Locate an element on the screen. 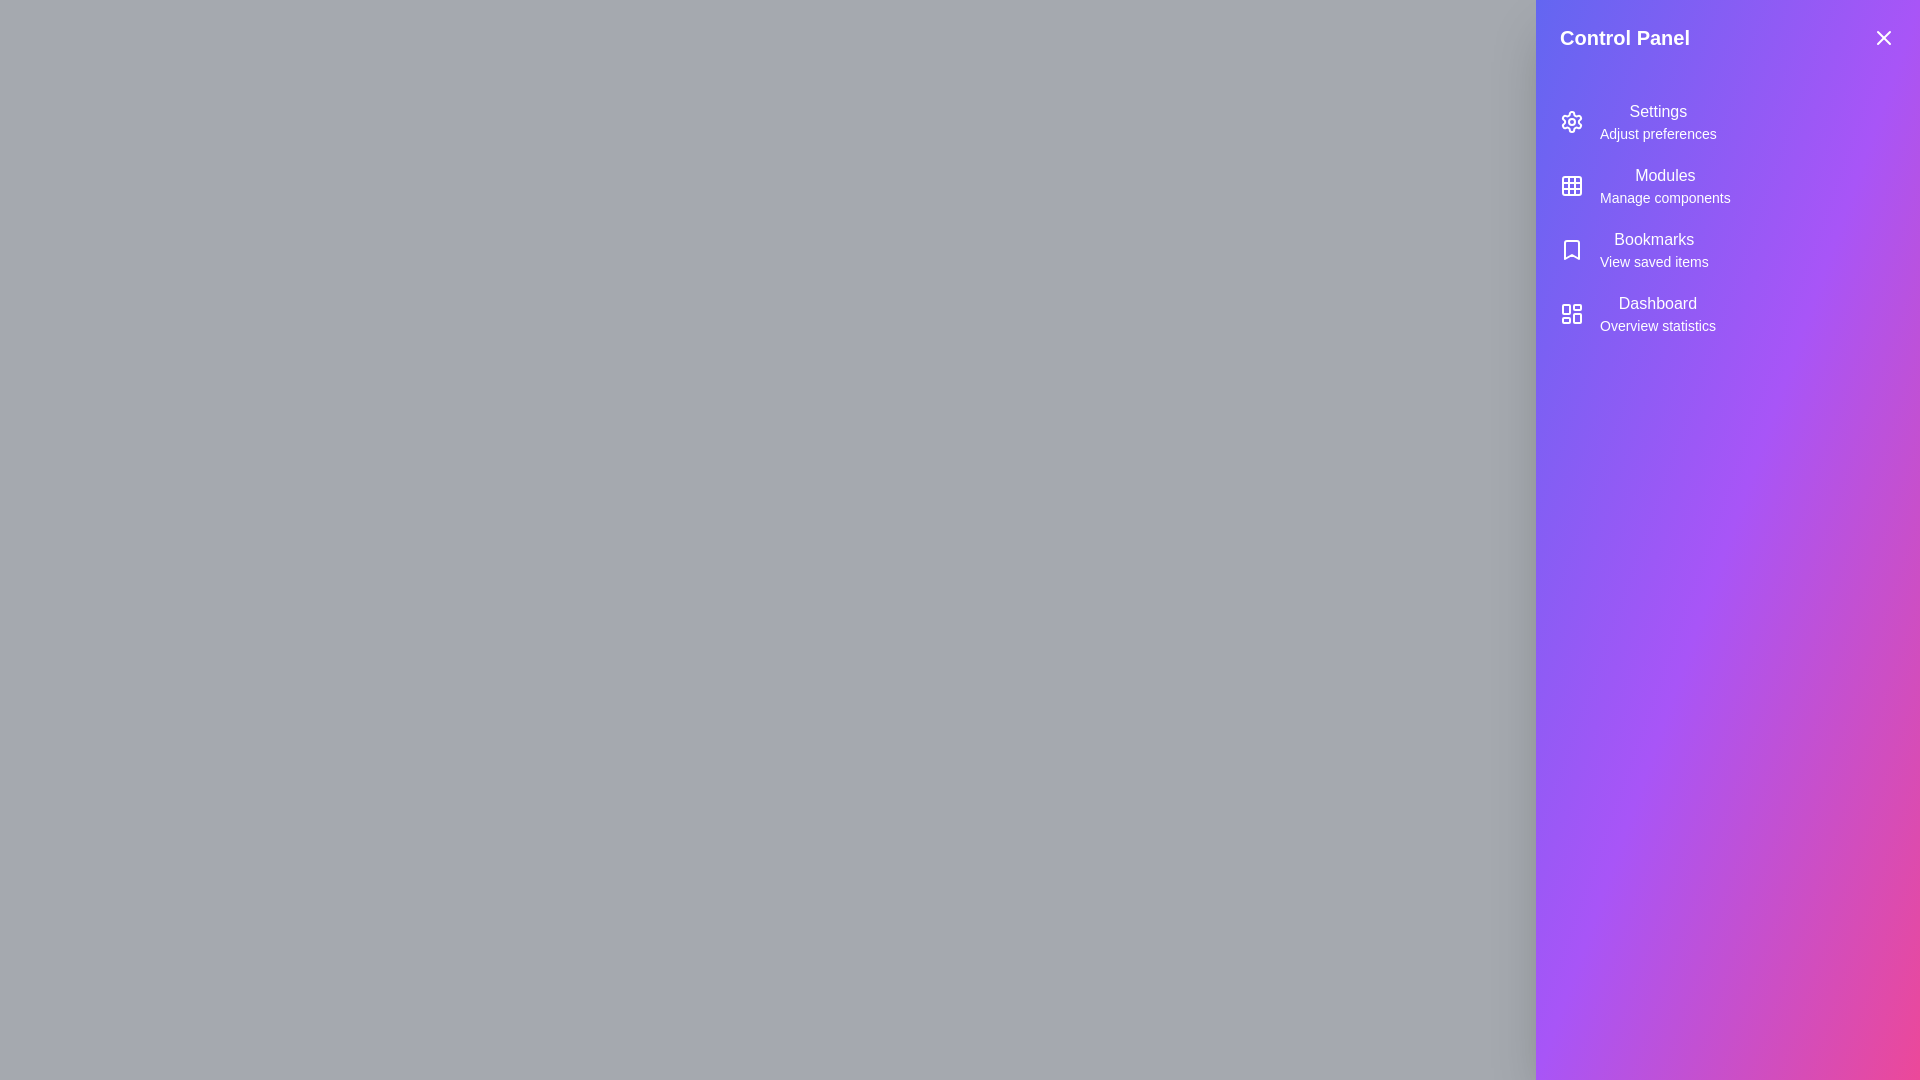 The image size is (1920, 1080). the 'Dashboard' heading in the sidebar menu, which displays the text prominently against a gradient purple background is located at coordinates (1657, 304).